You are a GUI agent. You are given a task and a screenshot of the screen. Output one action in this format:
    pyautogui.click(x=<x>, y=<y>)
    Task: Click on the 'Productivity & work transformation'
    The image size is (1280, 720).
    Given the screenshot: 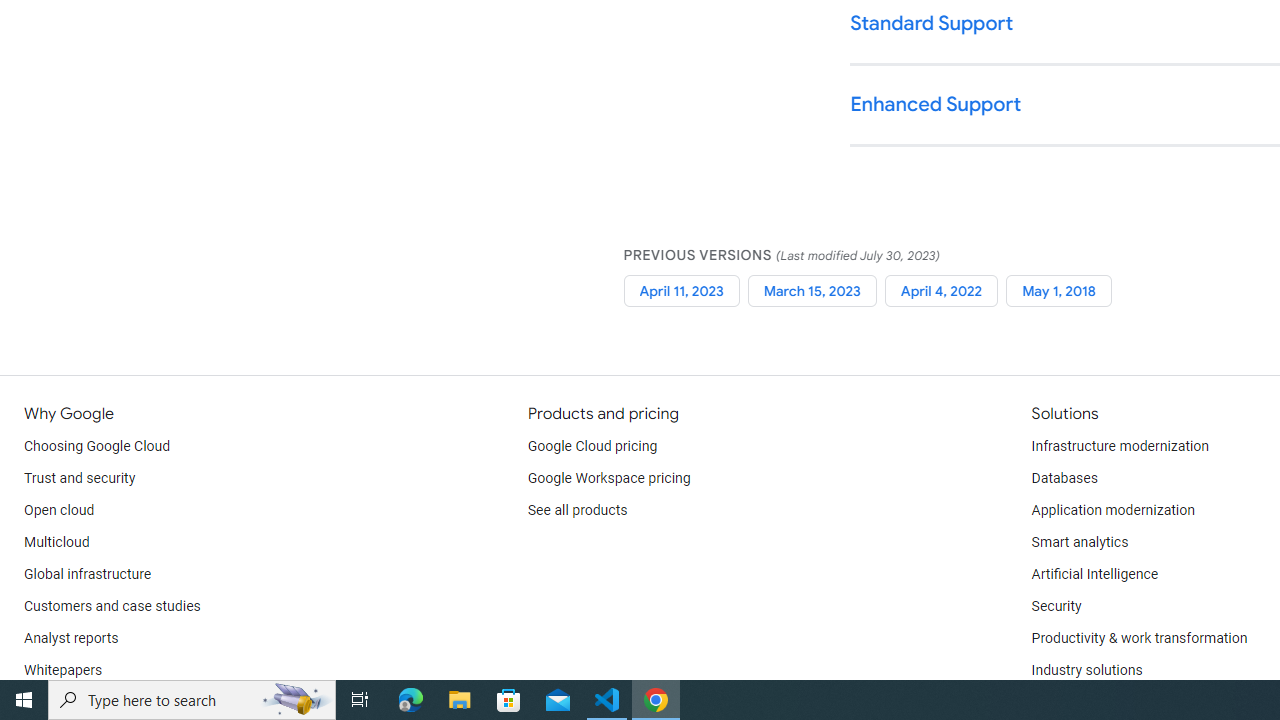 What is the action you would take?
    pyautogui.click(x=1139, y=639)
    